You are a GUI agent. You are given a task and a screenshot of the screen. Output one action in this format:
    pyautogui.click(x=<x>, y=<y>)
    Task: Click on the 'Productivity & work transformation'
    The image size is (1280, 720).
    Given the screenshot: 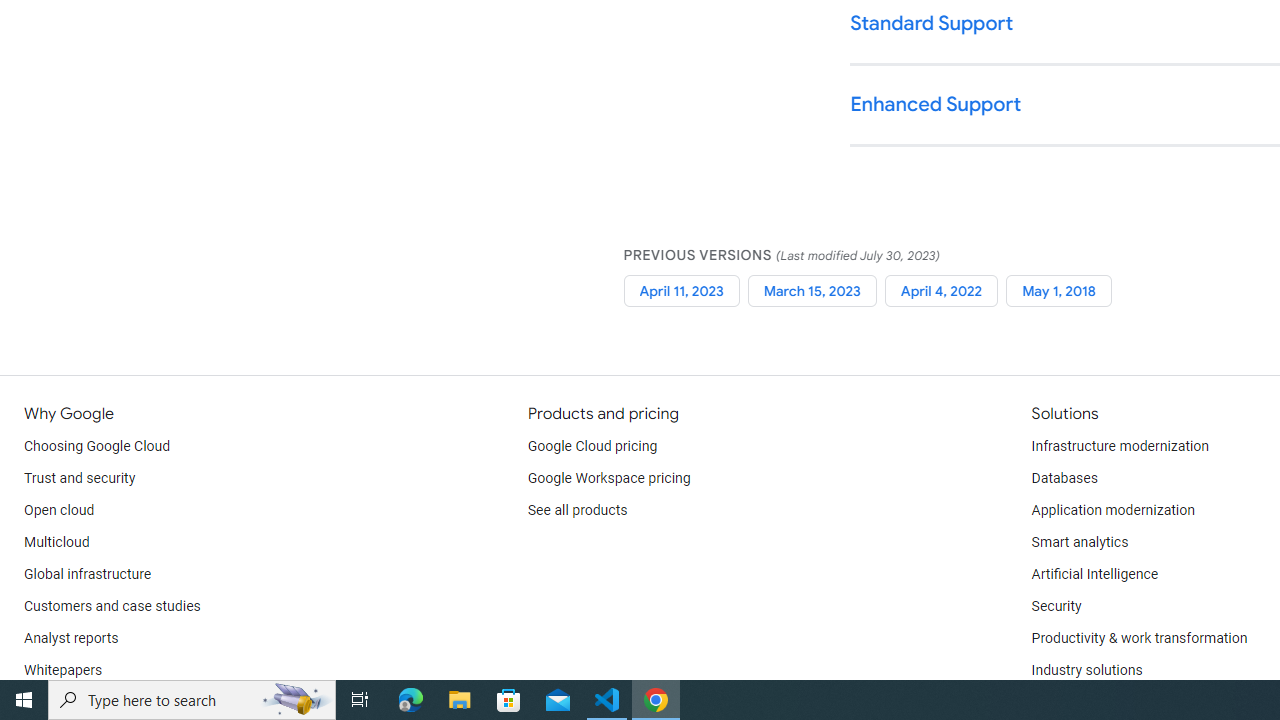 What is the action you would take?
    pyautogui.click(x=1139, y=639)
    